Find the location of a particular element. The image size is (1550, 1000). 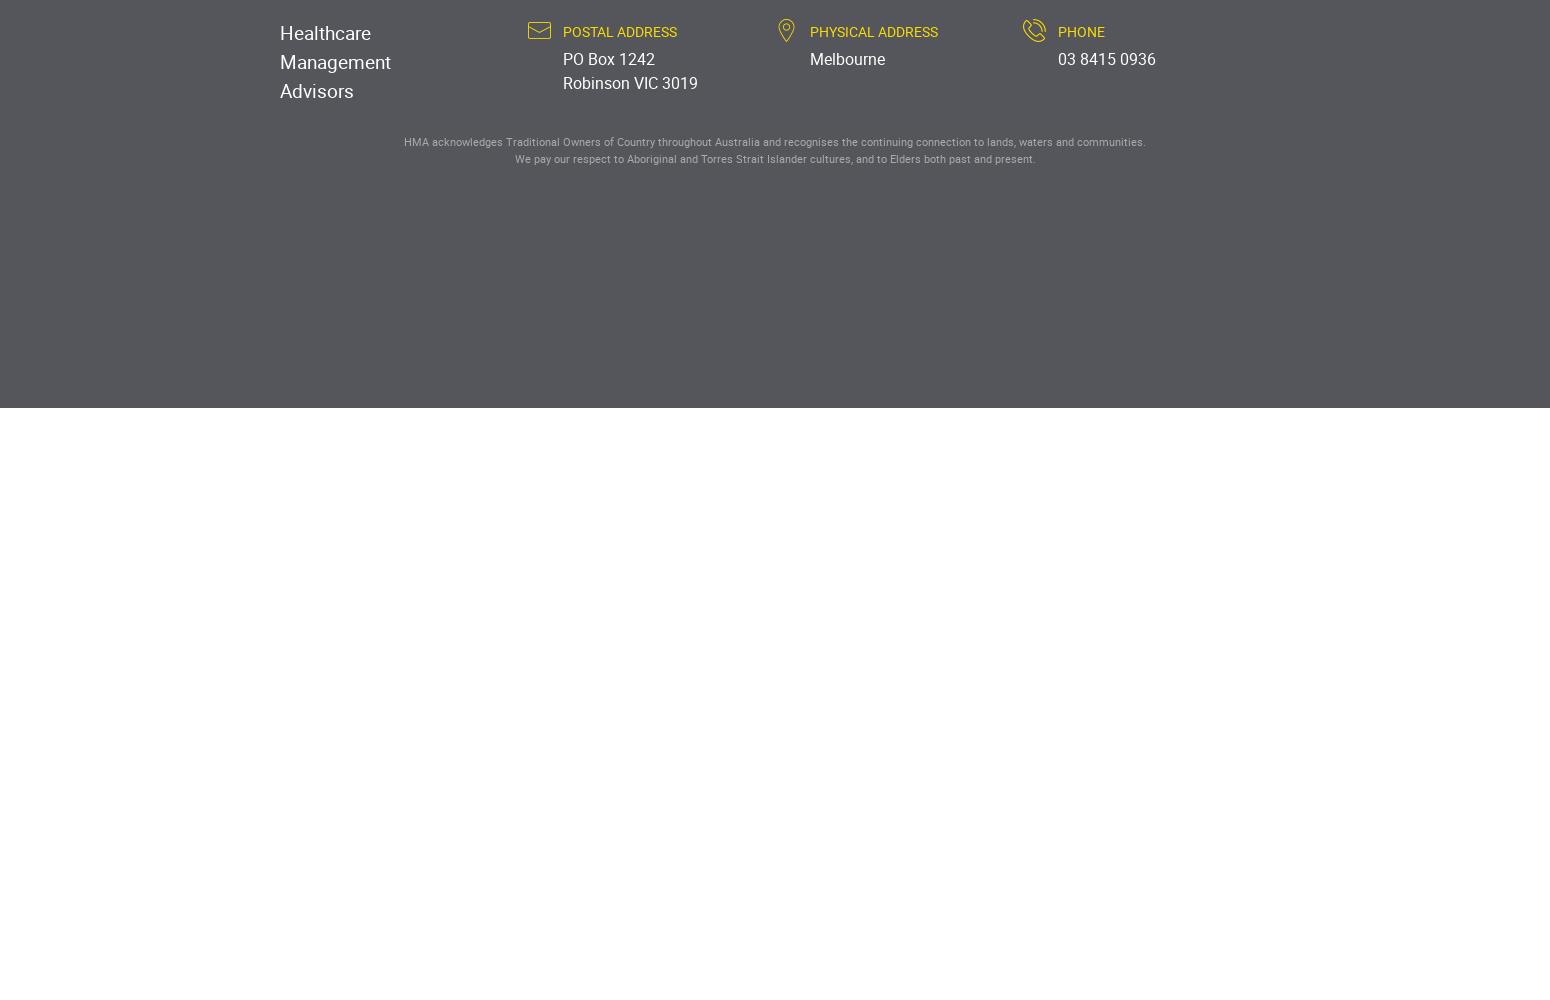

'03 8415 0936' is located at coordinates (1104, 59).